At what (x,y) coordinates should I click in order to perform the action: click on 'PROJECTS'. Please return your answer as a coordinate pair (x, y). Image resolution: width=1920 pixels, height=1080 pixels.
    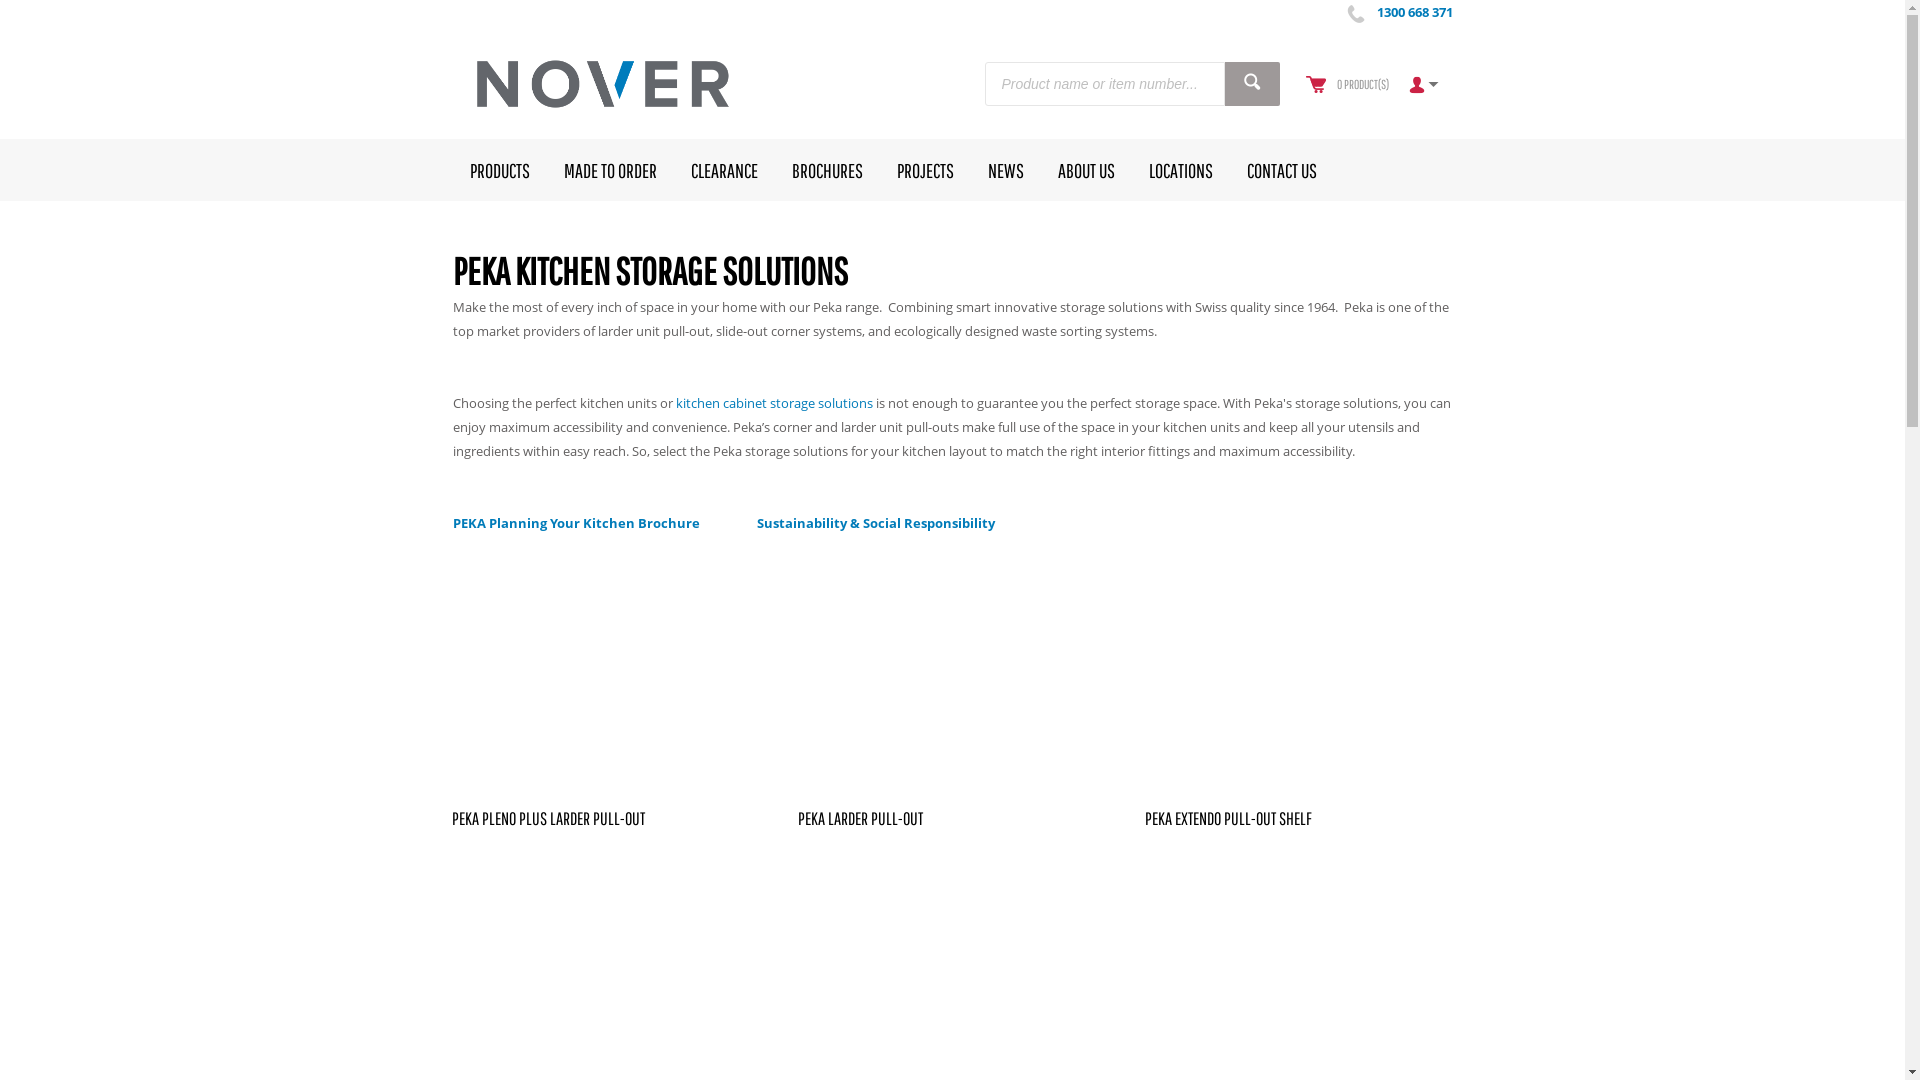
    Looking at the image, I should click on (879, 168).